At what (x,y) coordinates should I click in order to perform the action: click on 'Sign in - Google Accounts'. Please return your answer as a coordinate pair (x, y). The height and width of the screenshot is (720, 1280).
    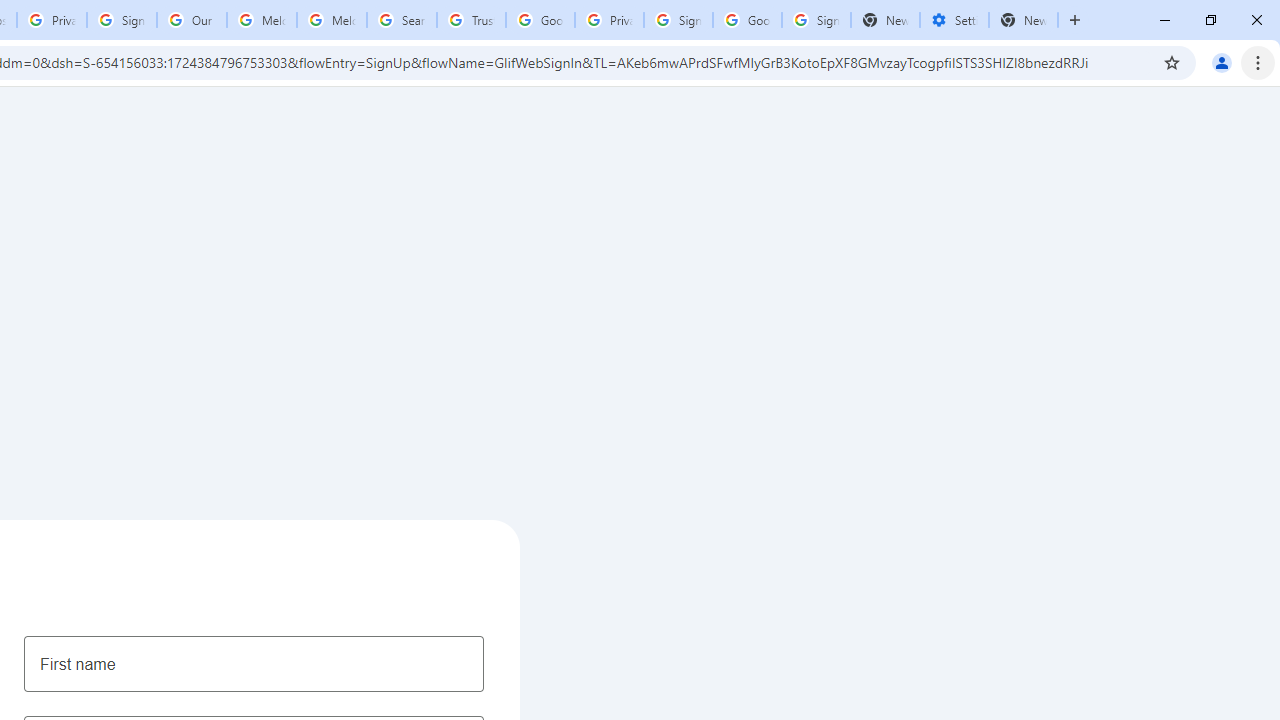
    Looking at the image, I should click on (678, 20).